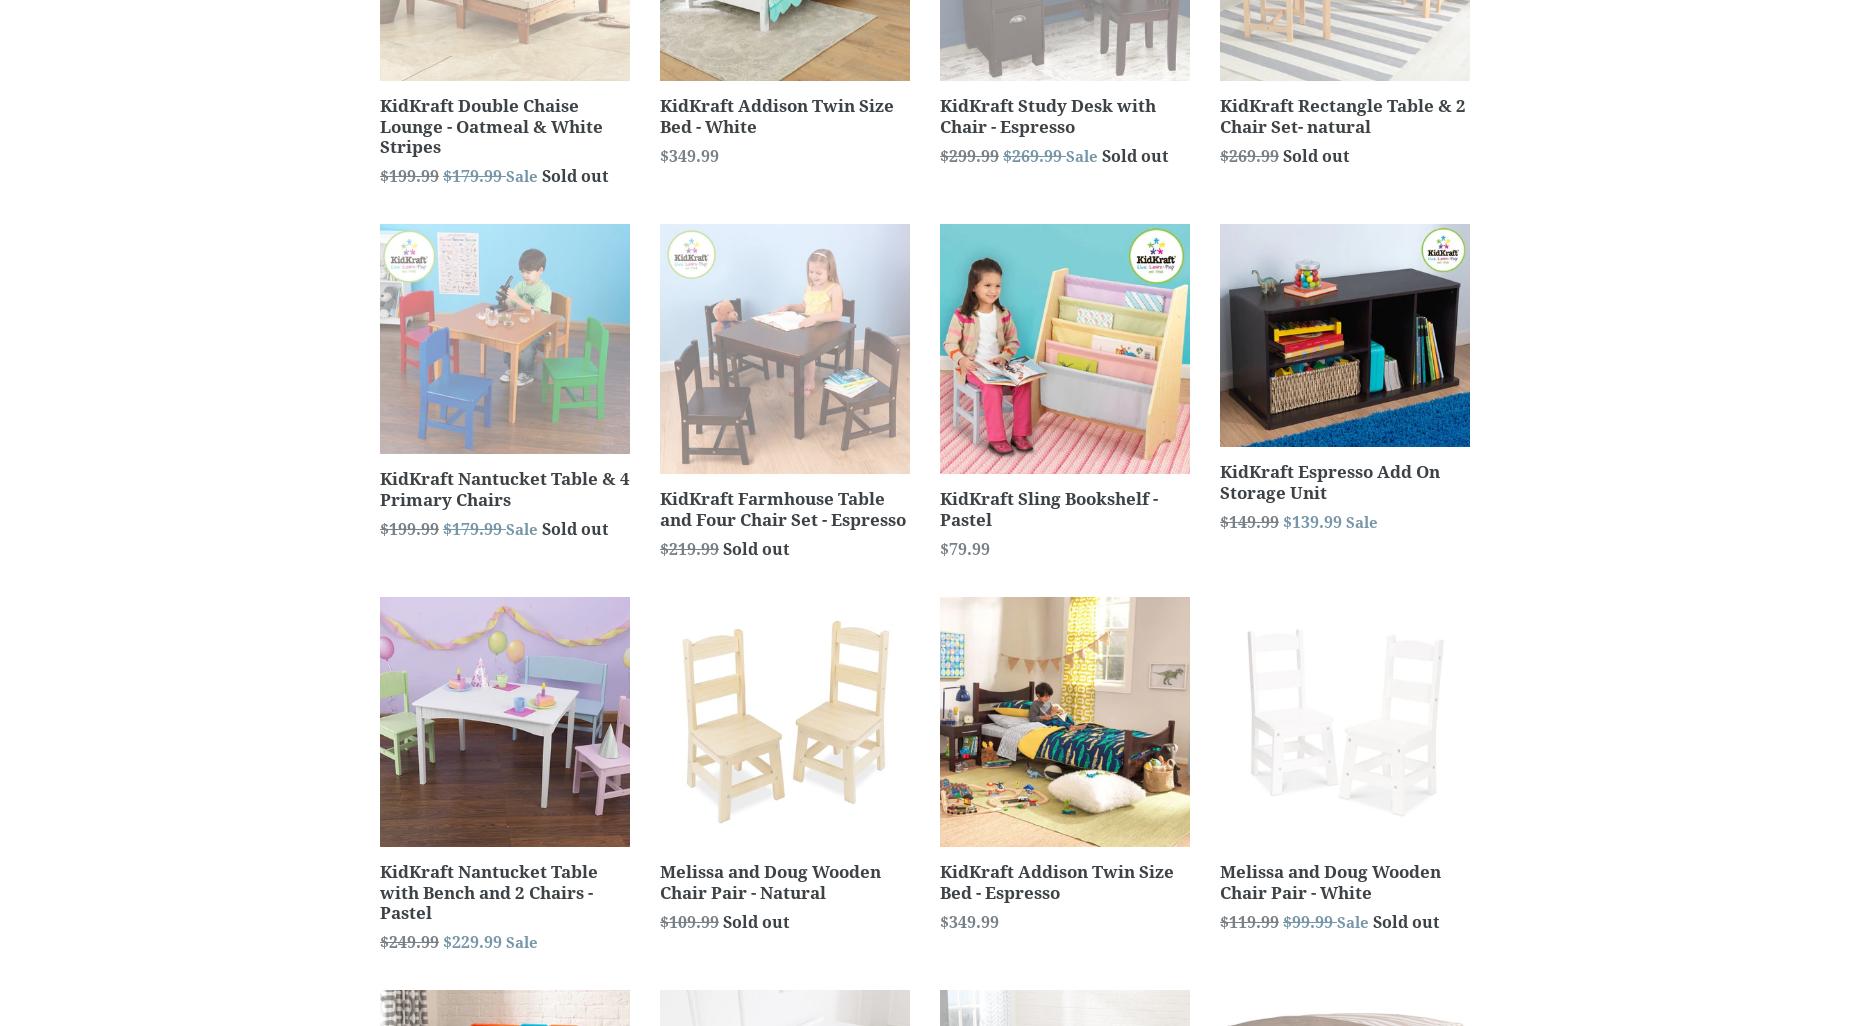  I want to click on '$139.99', so click(1313, 521).